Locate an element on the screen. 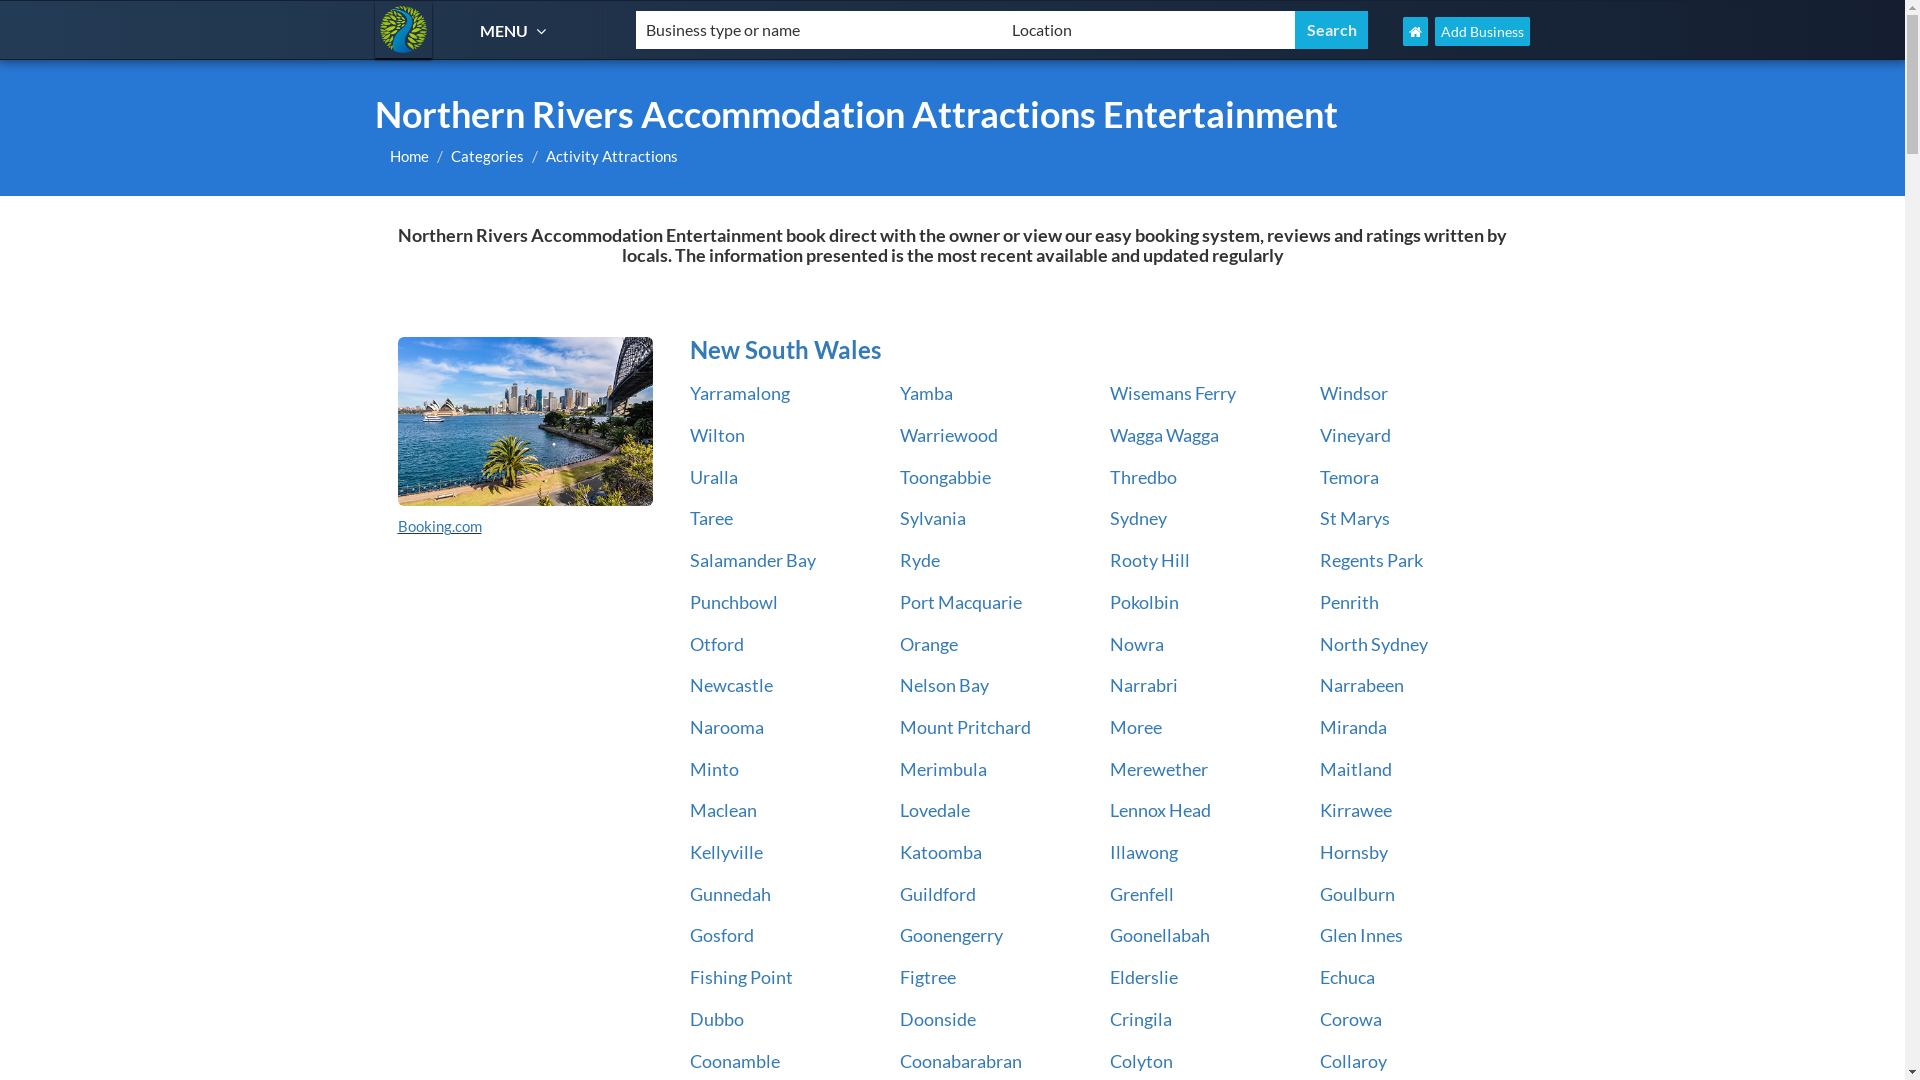 This screenshot has width=1920, height=1080. 'Kirrawee' is located at coordinates (1320, 810).